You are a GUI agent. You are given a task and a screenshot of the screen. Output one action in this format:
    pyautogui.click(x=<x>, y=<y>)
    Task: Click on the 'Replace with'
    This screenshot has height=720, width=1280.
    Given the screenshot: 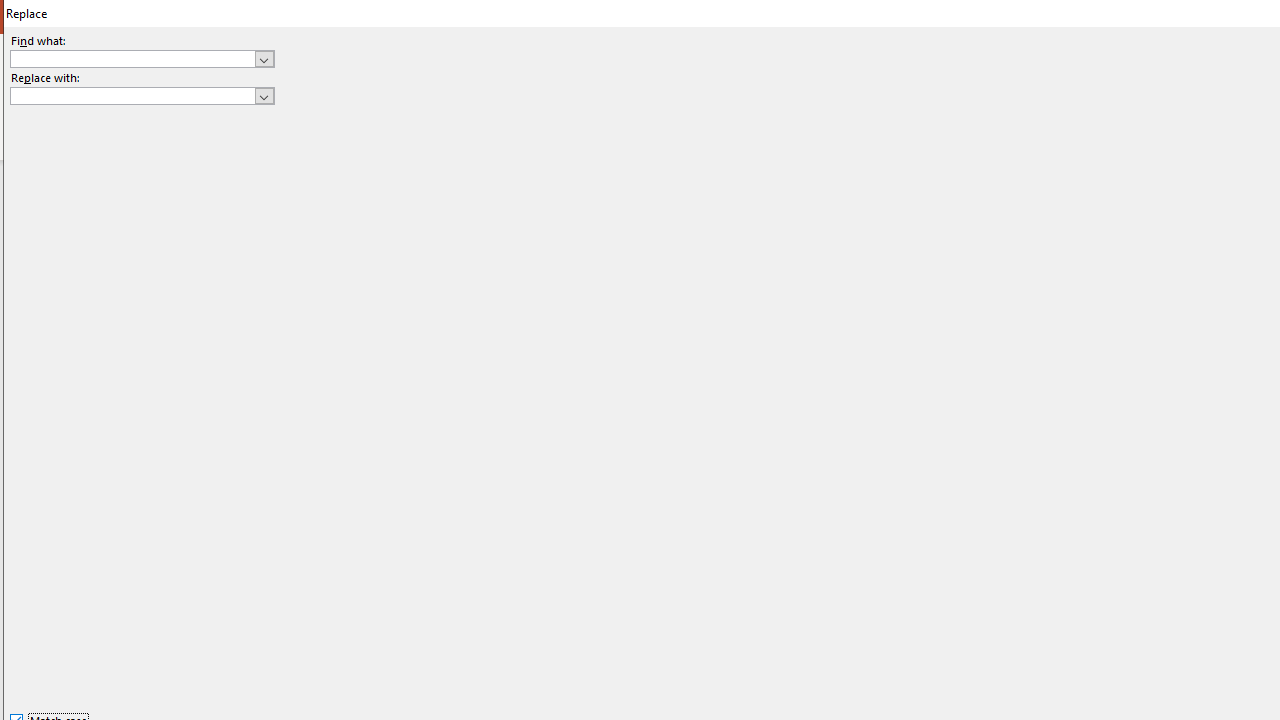 What is the action you would take?
    pyautogui.click(x=132, y=95)
    